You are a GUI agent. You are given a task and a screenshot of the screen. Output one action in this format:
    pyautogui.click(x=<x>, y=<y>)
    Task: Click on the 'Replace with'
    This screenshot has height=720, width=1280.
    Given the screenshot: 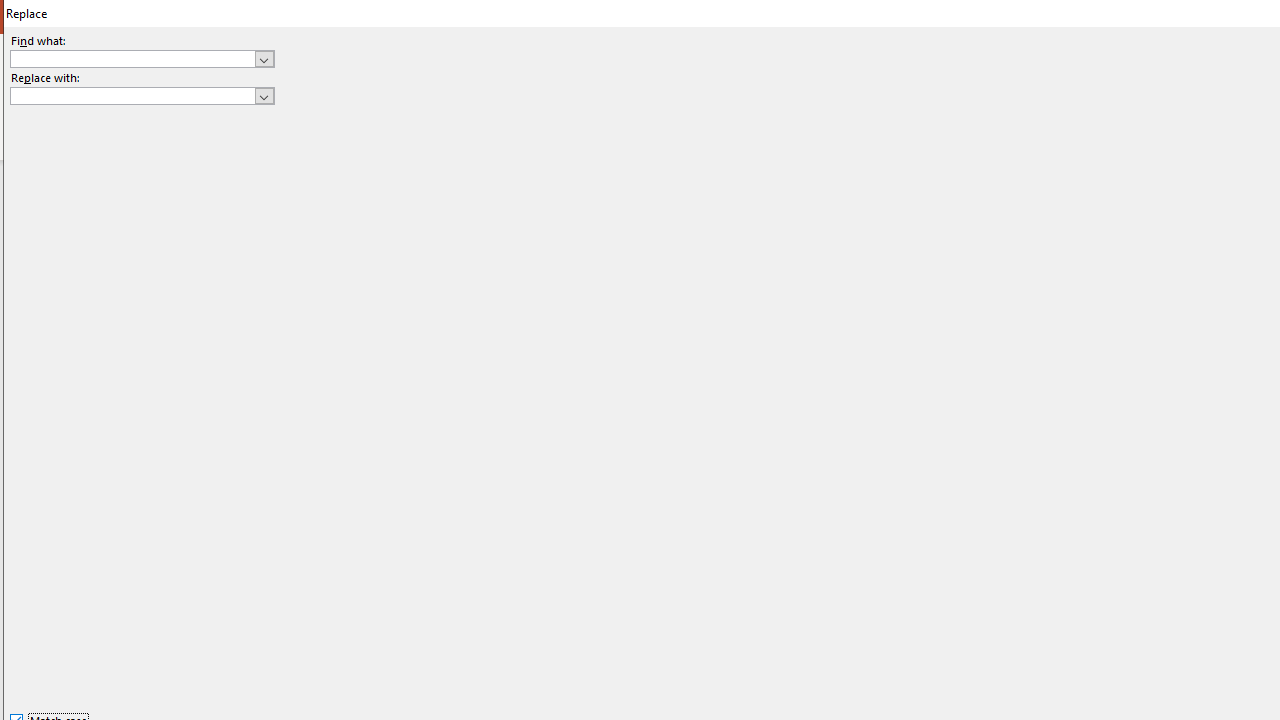 What is the action you would take?
    pyautogui.click(x=132, y=95)
    